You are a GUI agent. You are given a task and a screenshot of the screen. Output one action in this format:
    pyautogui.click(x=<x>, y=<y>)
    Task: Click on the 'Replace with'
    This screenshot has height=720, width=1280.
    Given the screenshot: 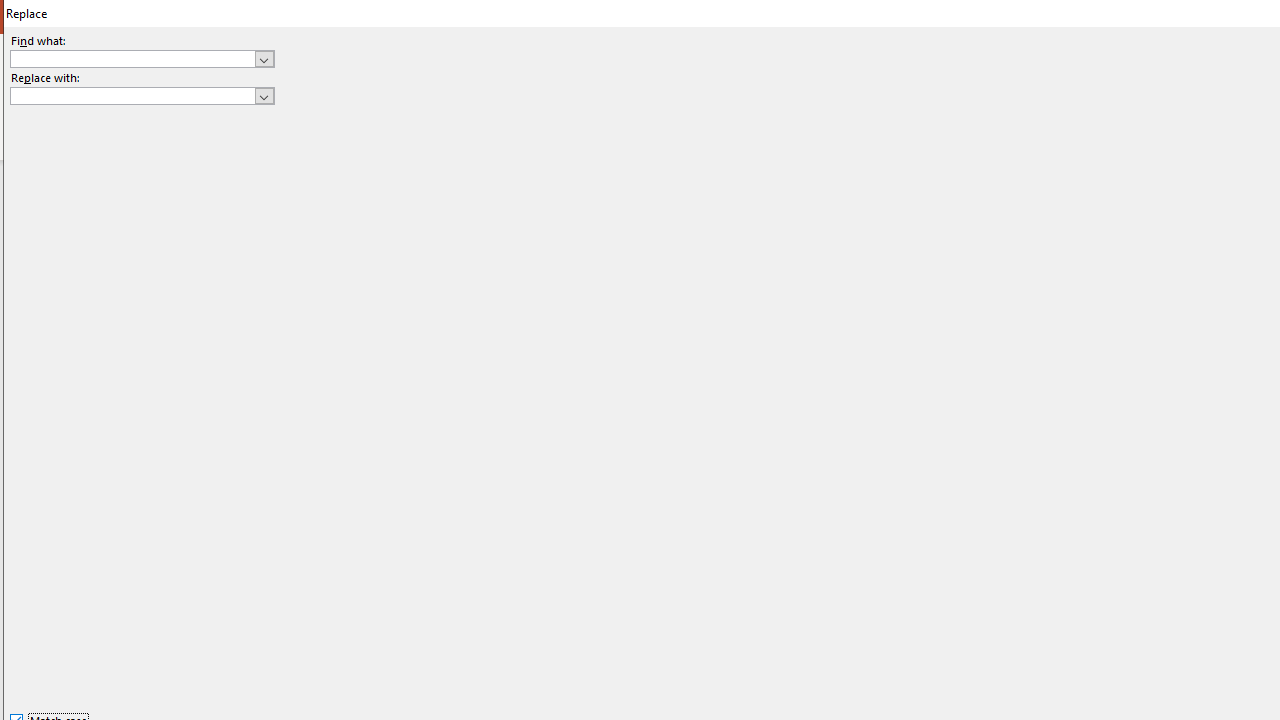 What is the action you would take?
    pyautogui.click(x=132, y=95)
    